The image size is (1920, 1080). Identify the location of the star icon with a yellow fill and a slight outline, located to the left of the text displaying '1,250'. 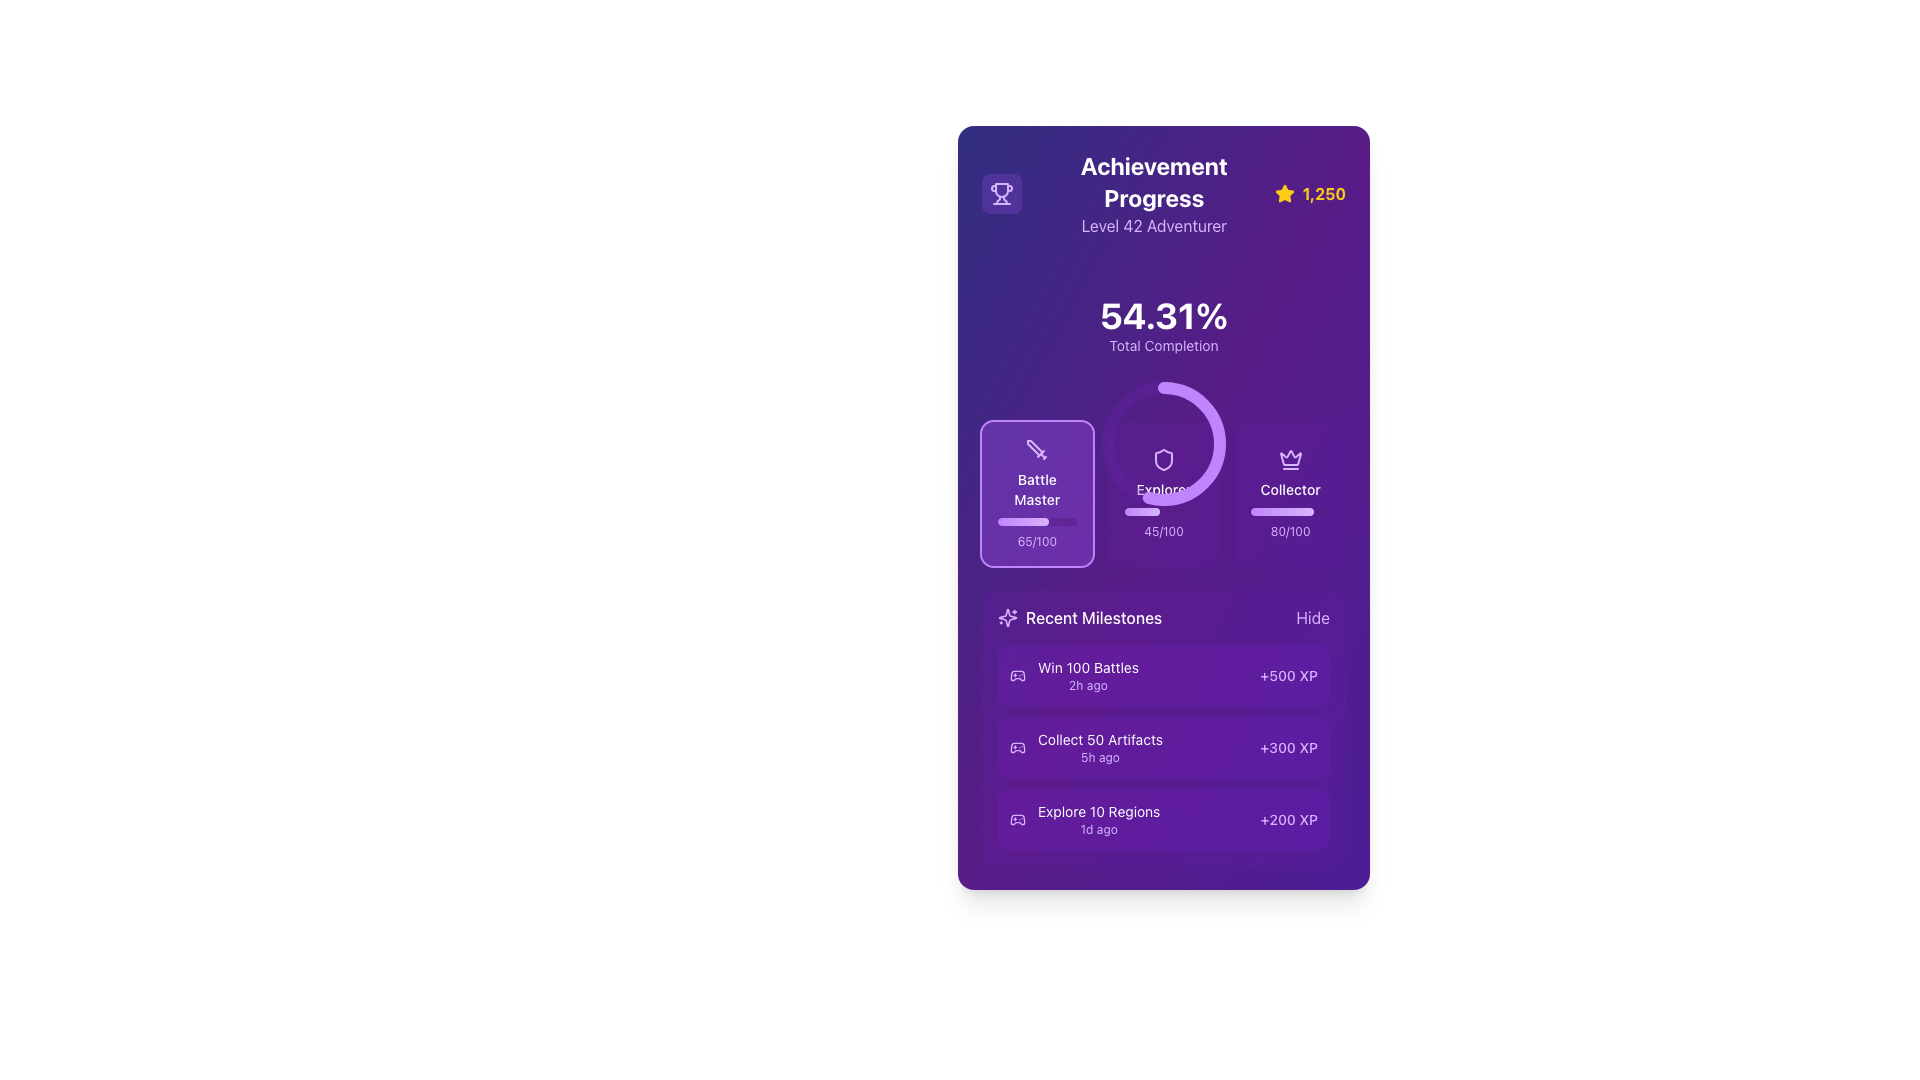
(1284, 193).